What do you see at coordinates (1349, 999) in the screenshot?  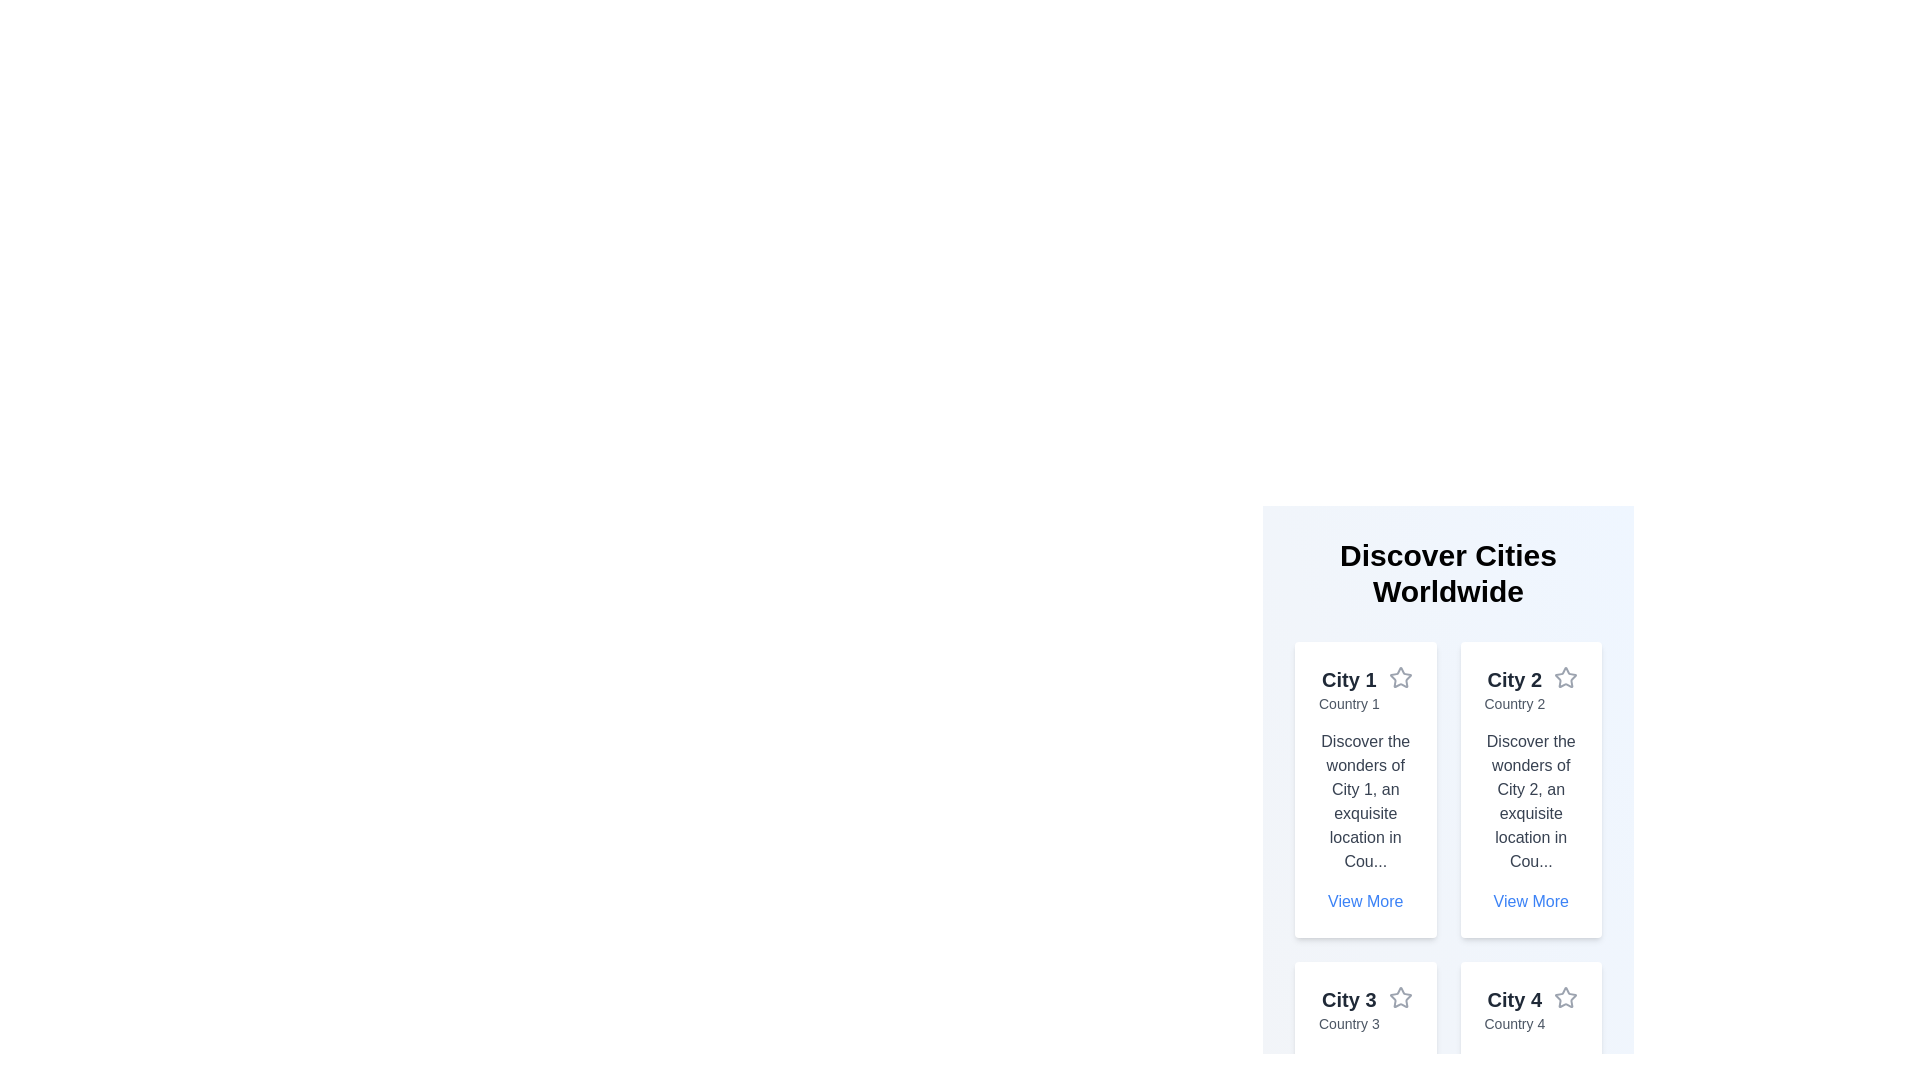 I see `the text label displaying 'City 3' in bold, large, and dark text, located in the lower-left position of a 2x2 grid within its card layout` at bounding box center [1349, 999].